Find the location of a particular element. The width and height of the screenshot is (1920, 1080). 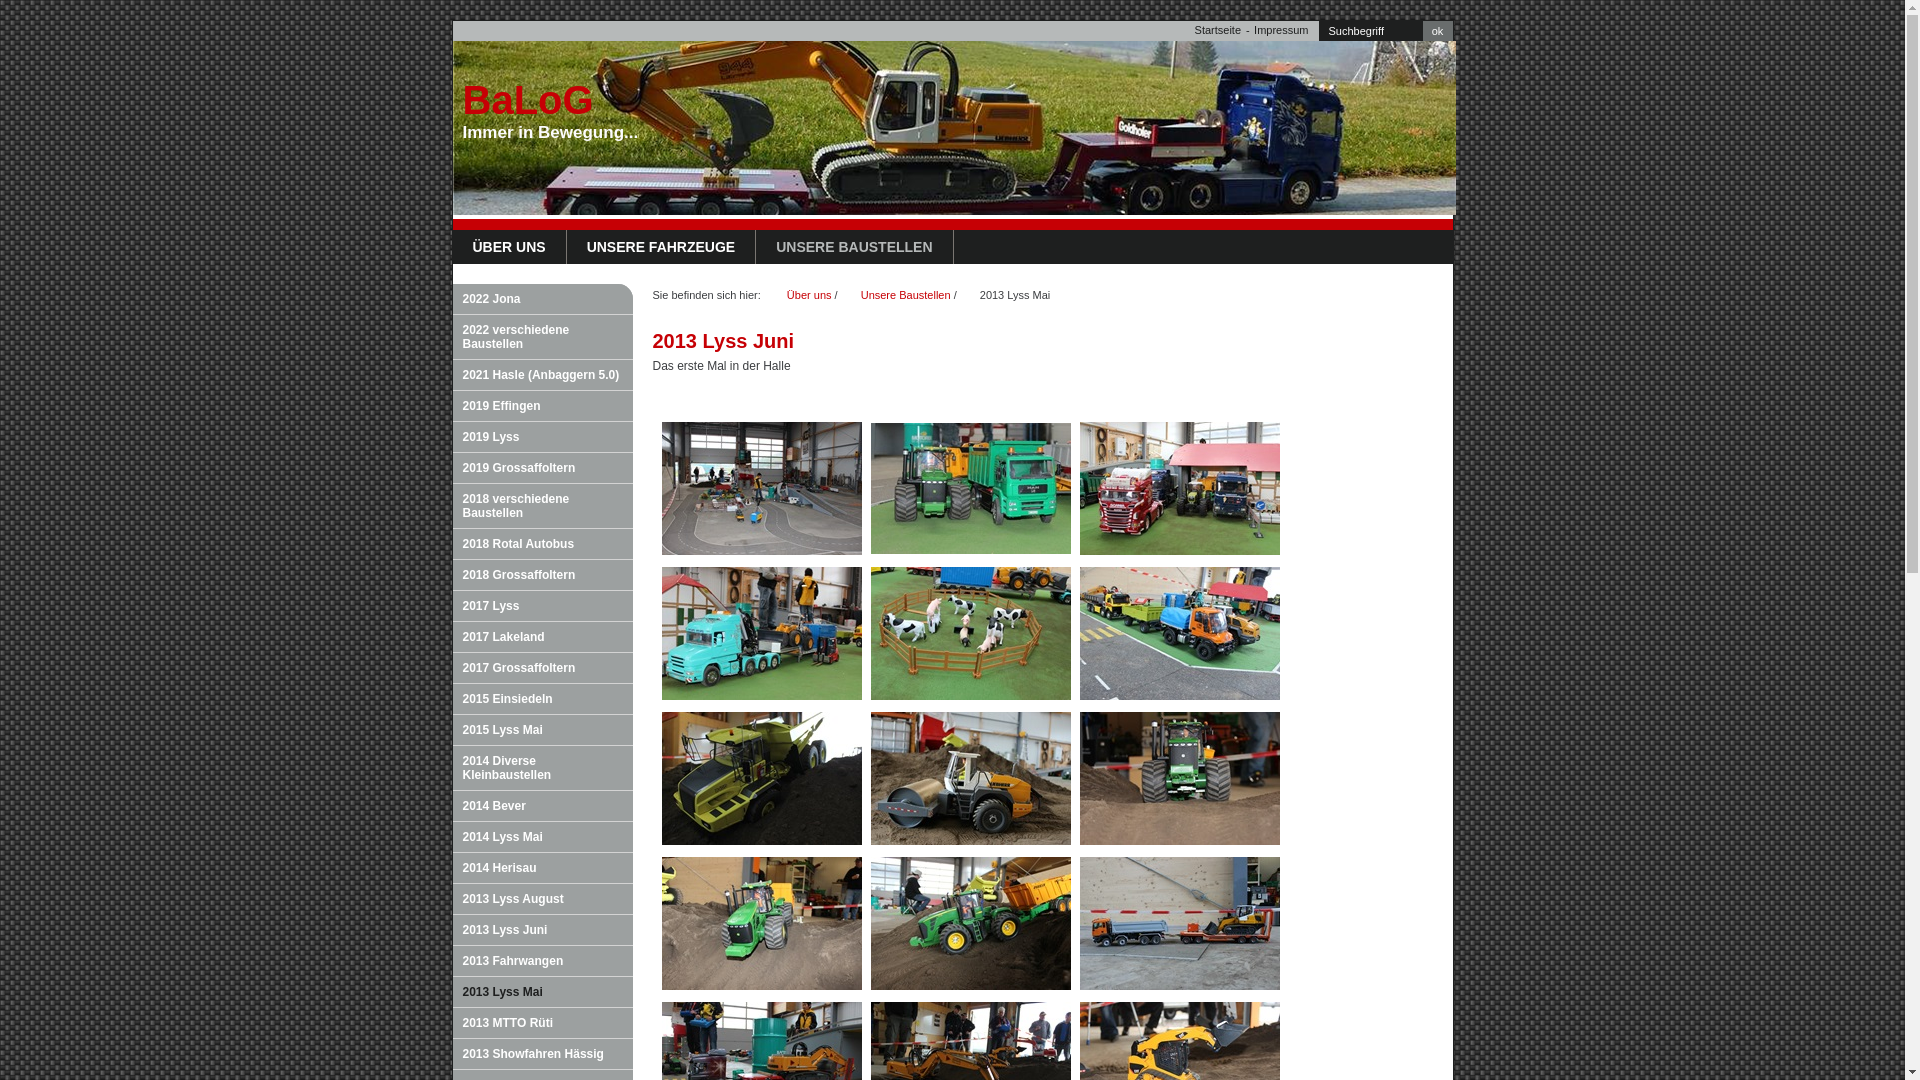

'UNSERE BAUSTELLEN' is located at coordinates (754, 245).